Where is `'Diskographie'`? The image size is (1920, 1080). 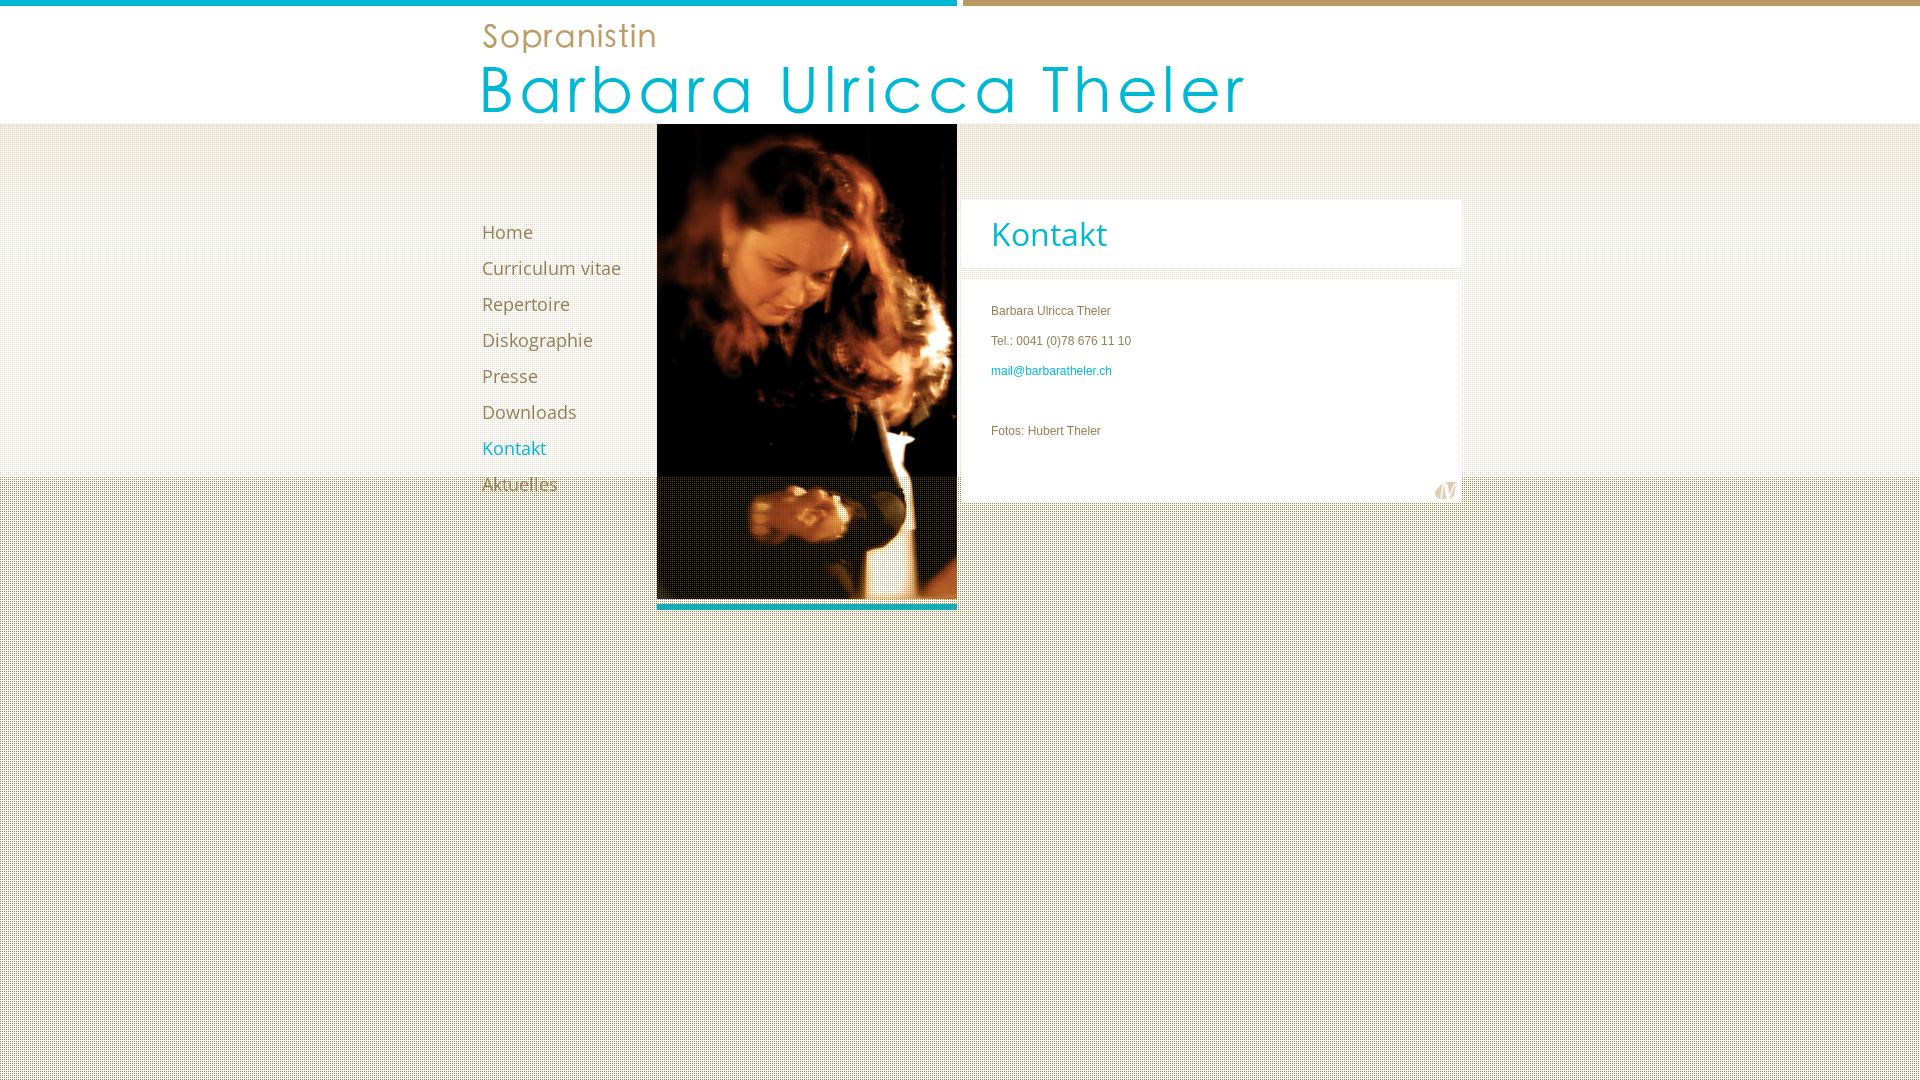 'Diskographie' is located at coordinates (568, 338).